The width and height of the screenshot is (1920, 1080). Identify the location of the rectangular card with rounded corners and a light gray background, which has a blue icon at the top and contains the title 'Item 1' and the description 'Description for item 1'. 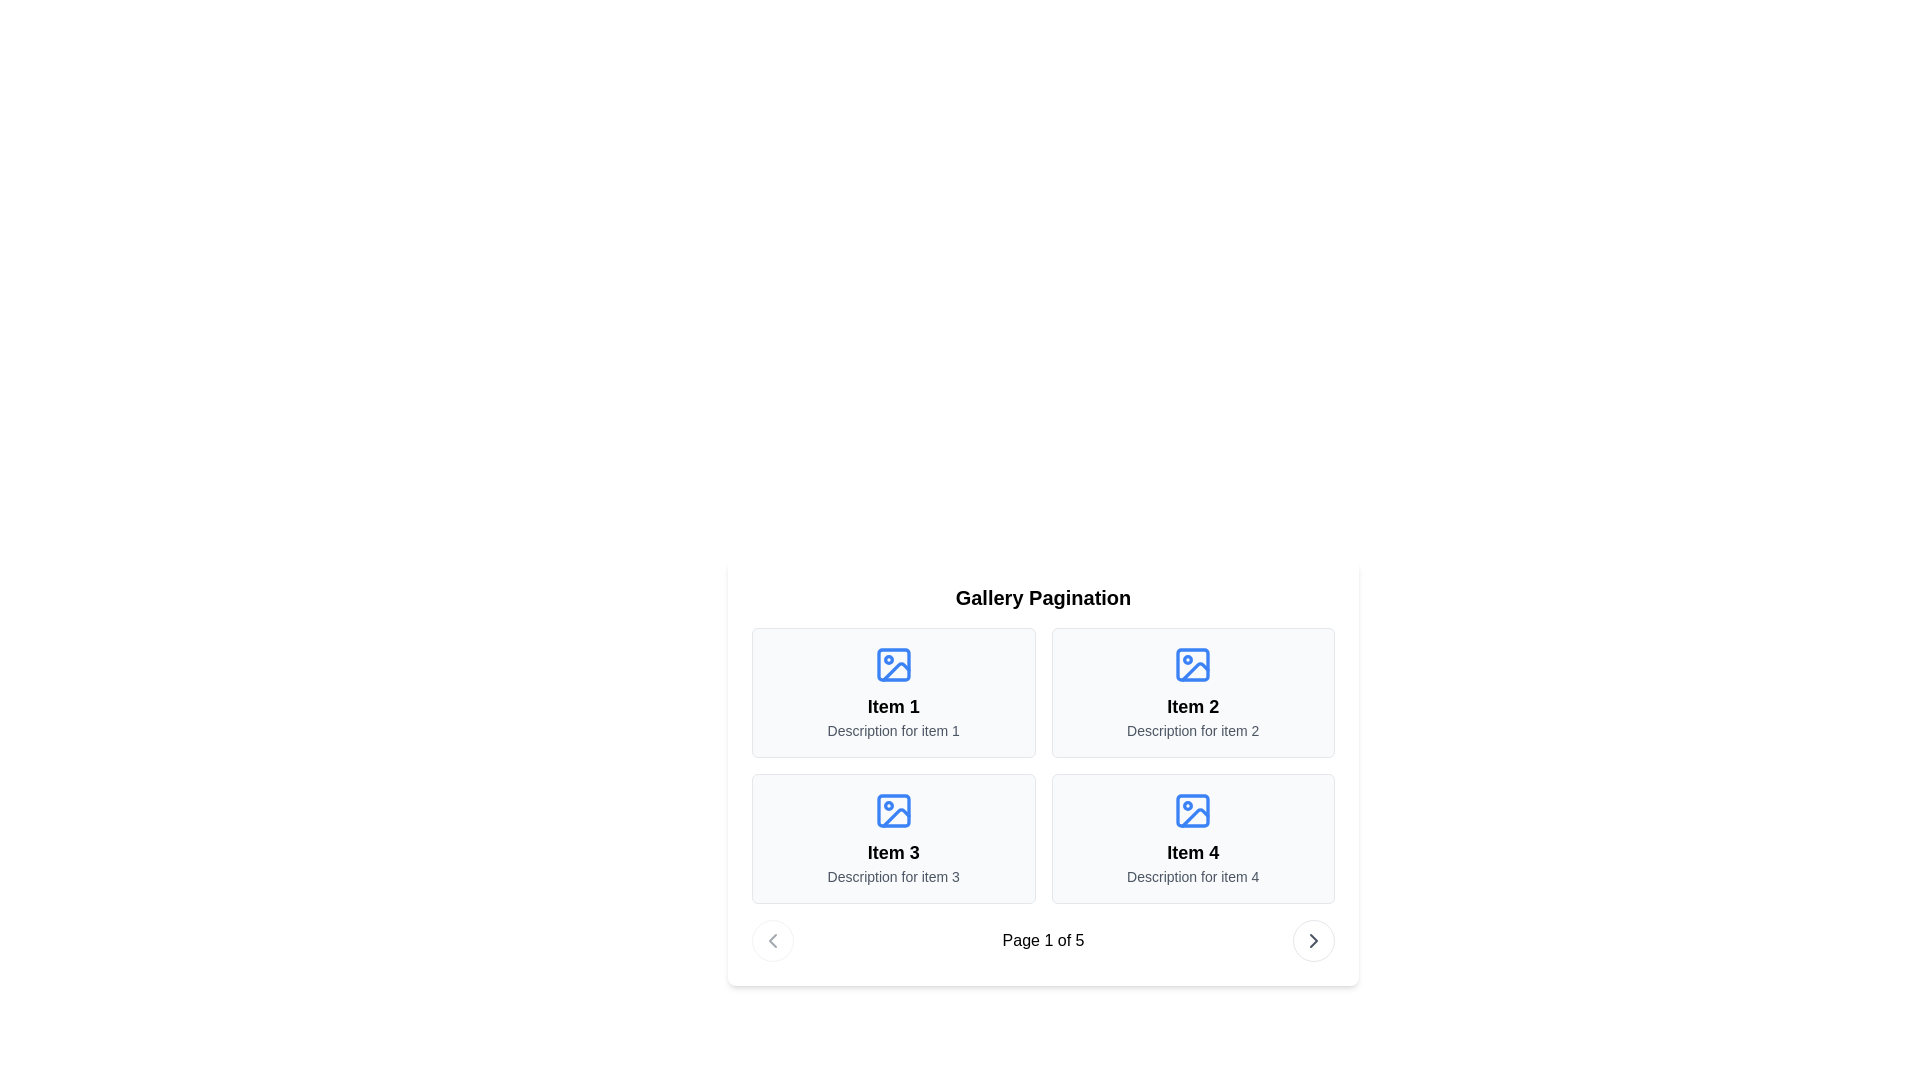
(892, 692).